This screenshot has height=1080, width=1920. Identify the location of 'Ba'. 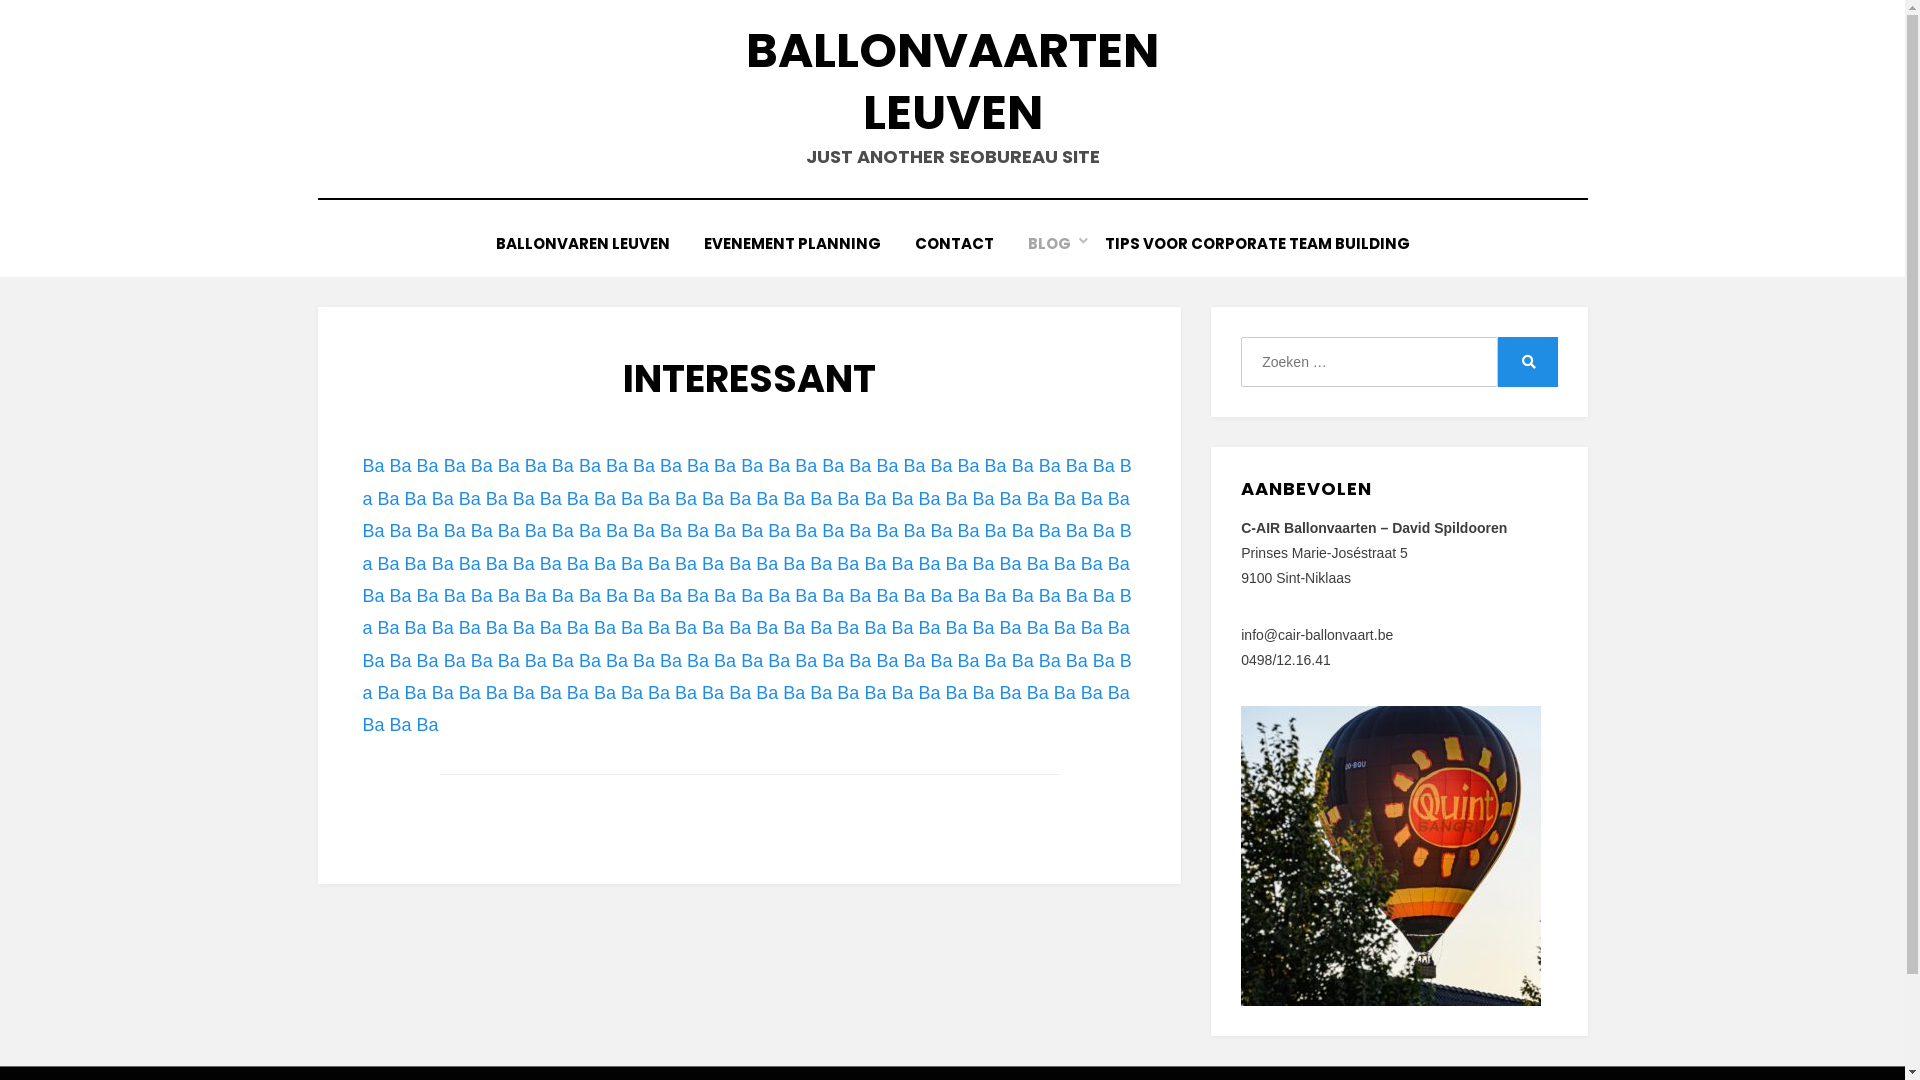
(901, 627).